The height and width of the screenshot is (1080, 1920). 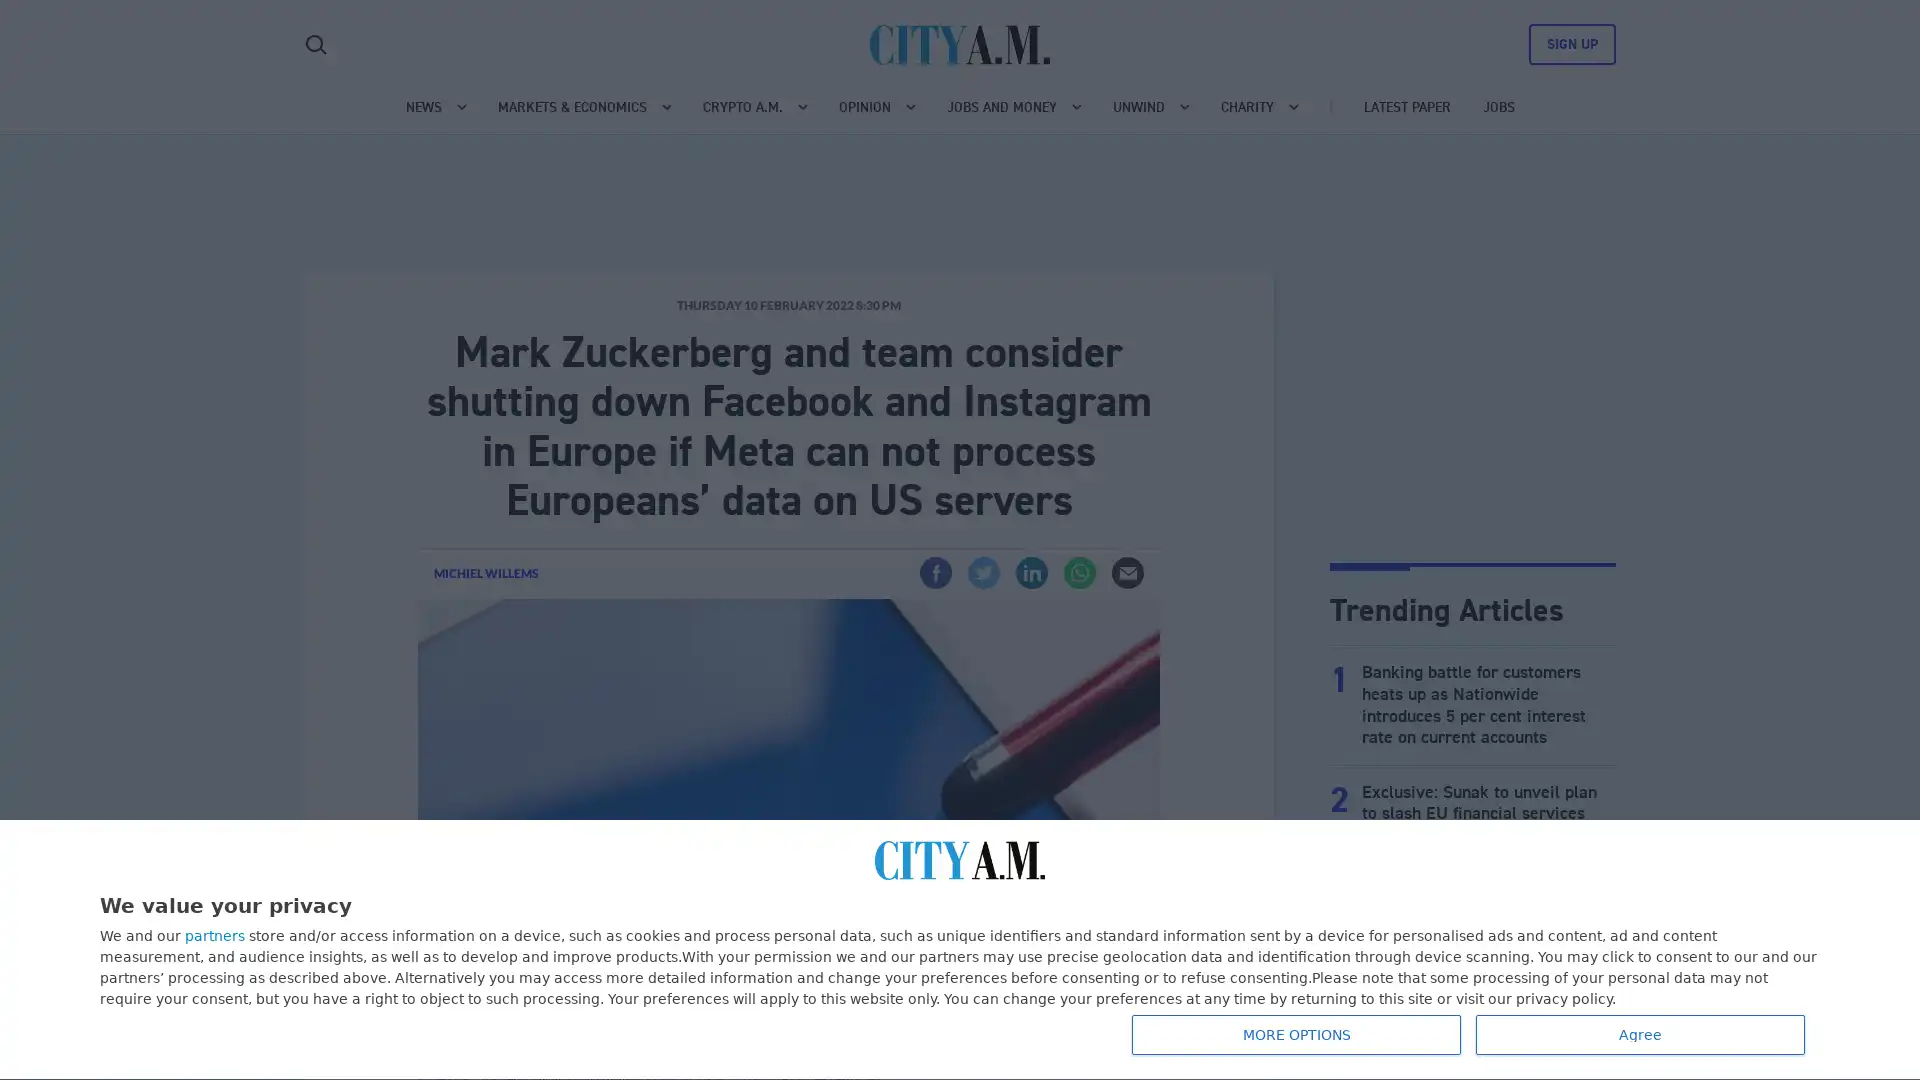 What do you see at coordinates (1296, 1034) in the screenshot?
I see `MORE OPTIONS` at bounding box center [1296, 1034].